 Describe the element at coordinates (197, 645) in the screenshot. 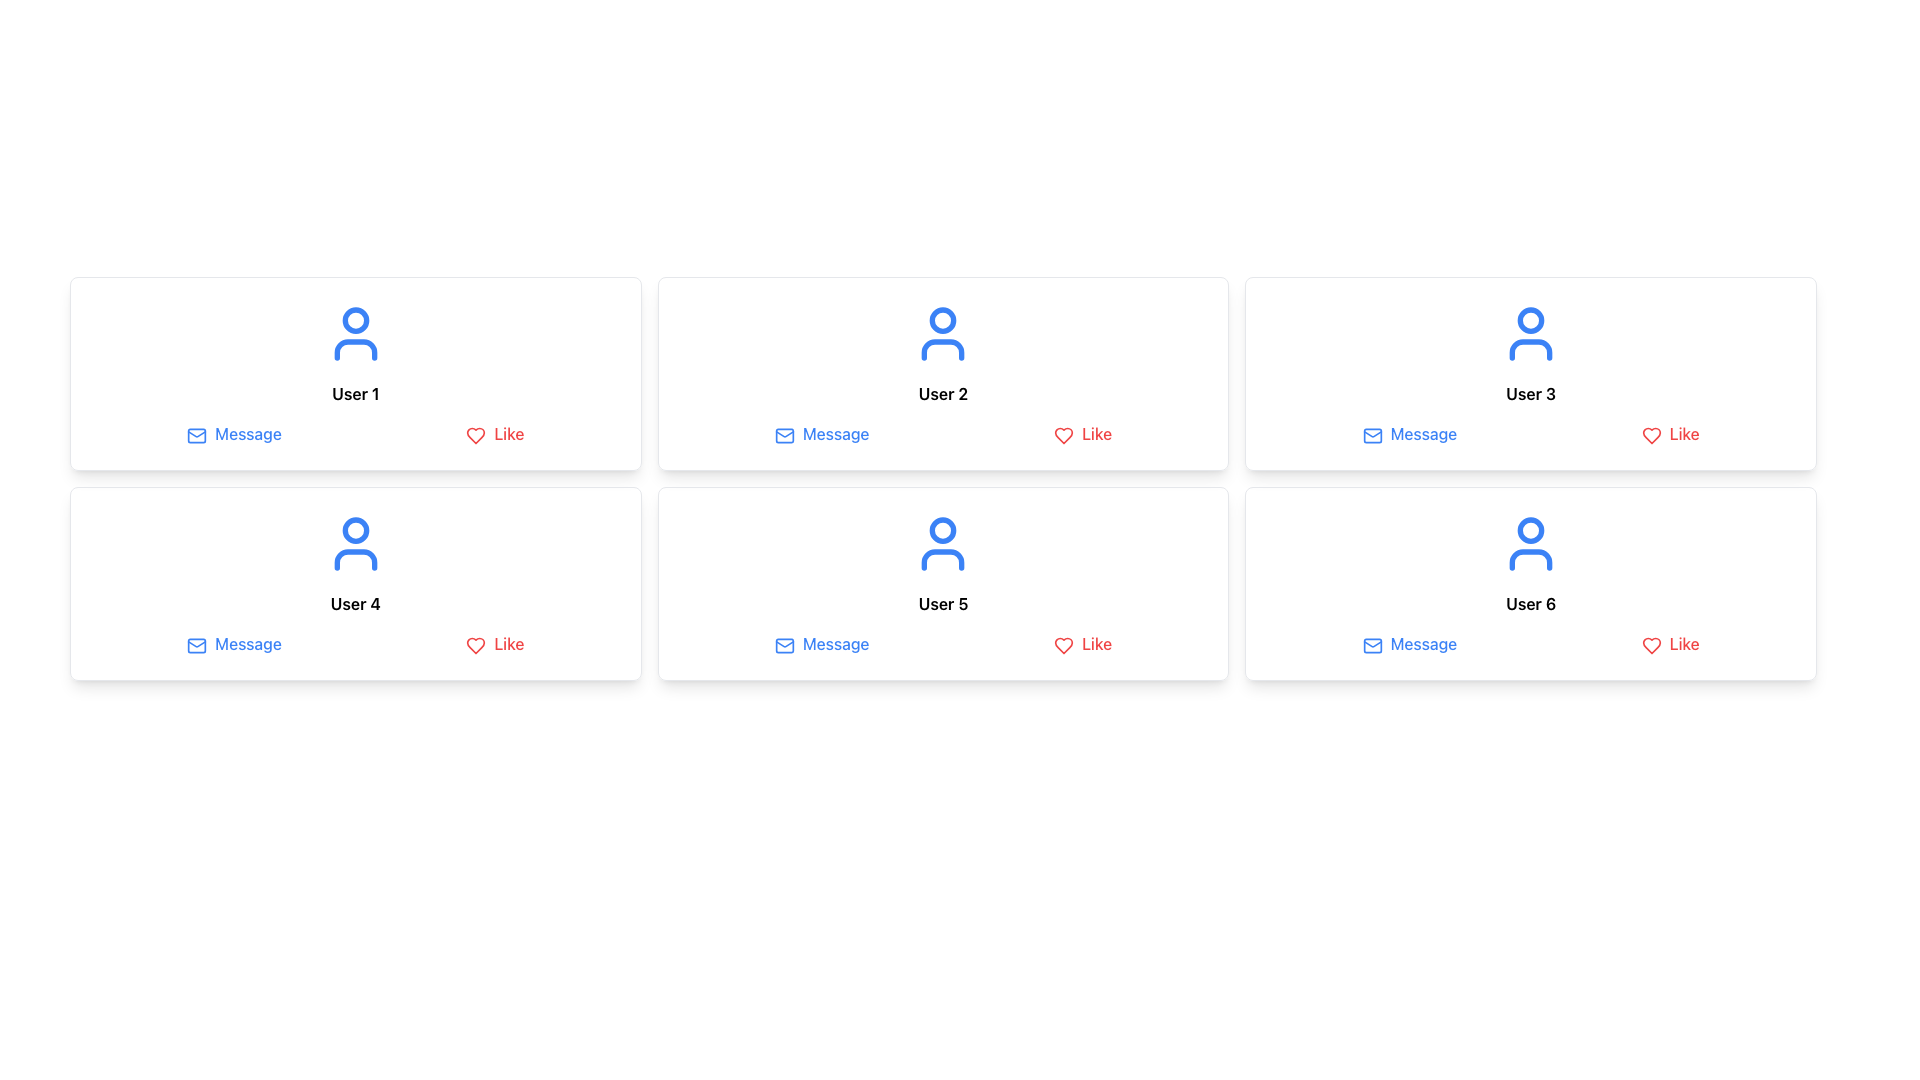

I see `the button containing the blue outlined envelope icon located in the card for 'User 4', which is positioned to the left of the 'Message' text` at that location.